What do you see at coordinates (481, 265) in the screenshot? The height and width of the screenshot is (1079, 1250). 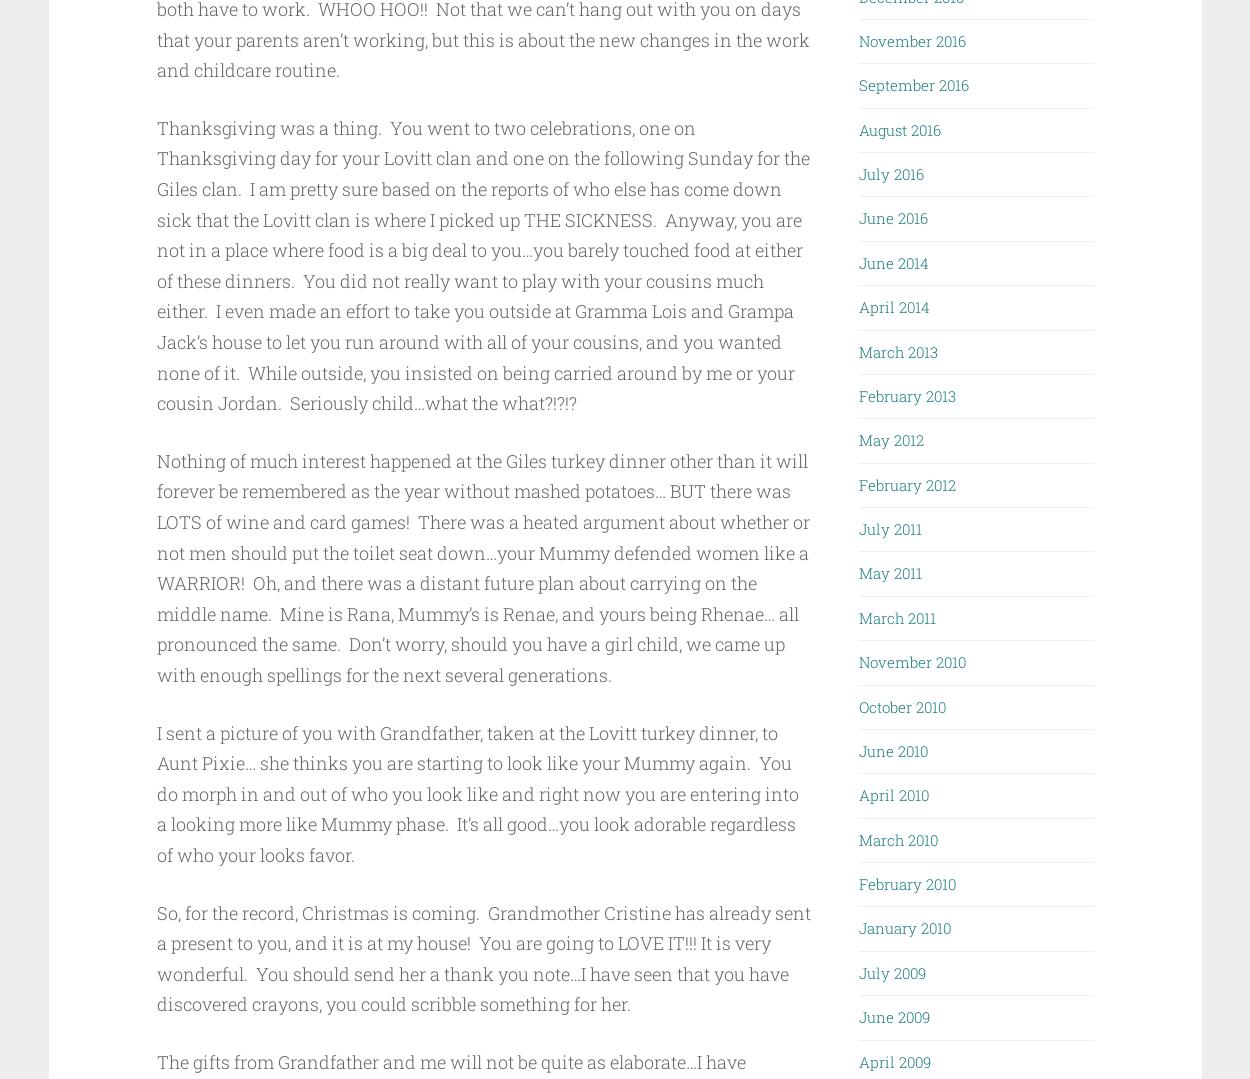 I see `'Thanksgiving was a thing.  You went to two celebrations, one on Thanksgiving day for your Lovitt clan and one on the following Sunday for the Giles clan.  I am pretty sure based on the reports of who else has come down sick that the Lovitt clan is where I picked up THE SICKNESS.  Anyway, you are not in a place where food is a big deal to you…you barely touched food at either of these dinners.  You did not really want to play with your cousins much either.  I even made an effort to take you outside at Gramma Lois and Grampa Jack’s house to let you run around with all of your cousins, and you wanted none of it.  While outside, you insisted on being carried around by me or your cousin Jordan.  Seriously child…what the what?!?!?'` at bounding box center [481, 265].